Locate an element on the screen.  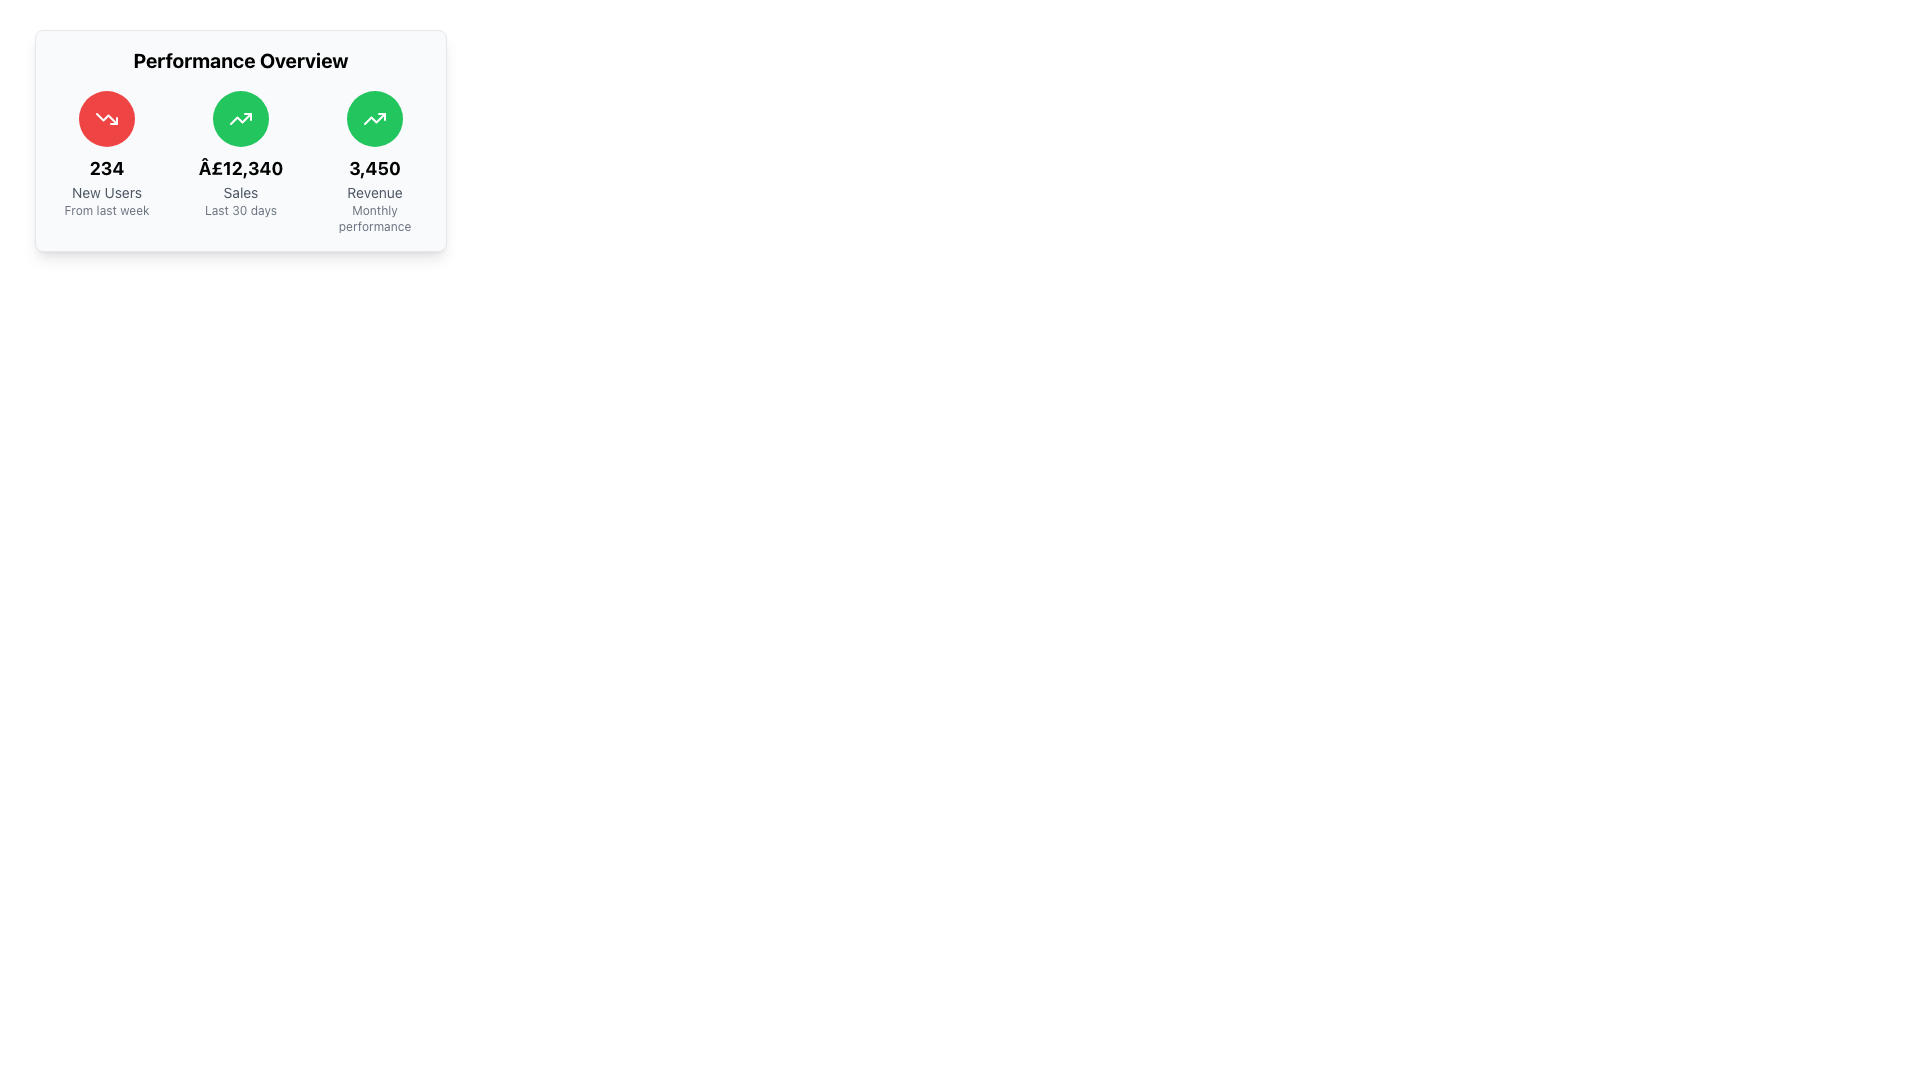
the Info Card displaying the revenue figure for more details, located in the third column under the 'Performance Overview' header is located at coordinates (374, 161).